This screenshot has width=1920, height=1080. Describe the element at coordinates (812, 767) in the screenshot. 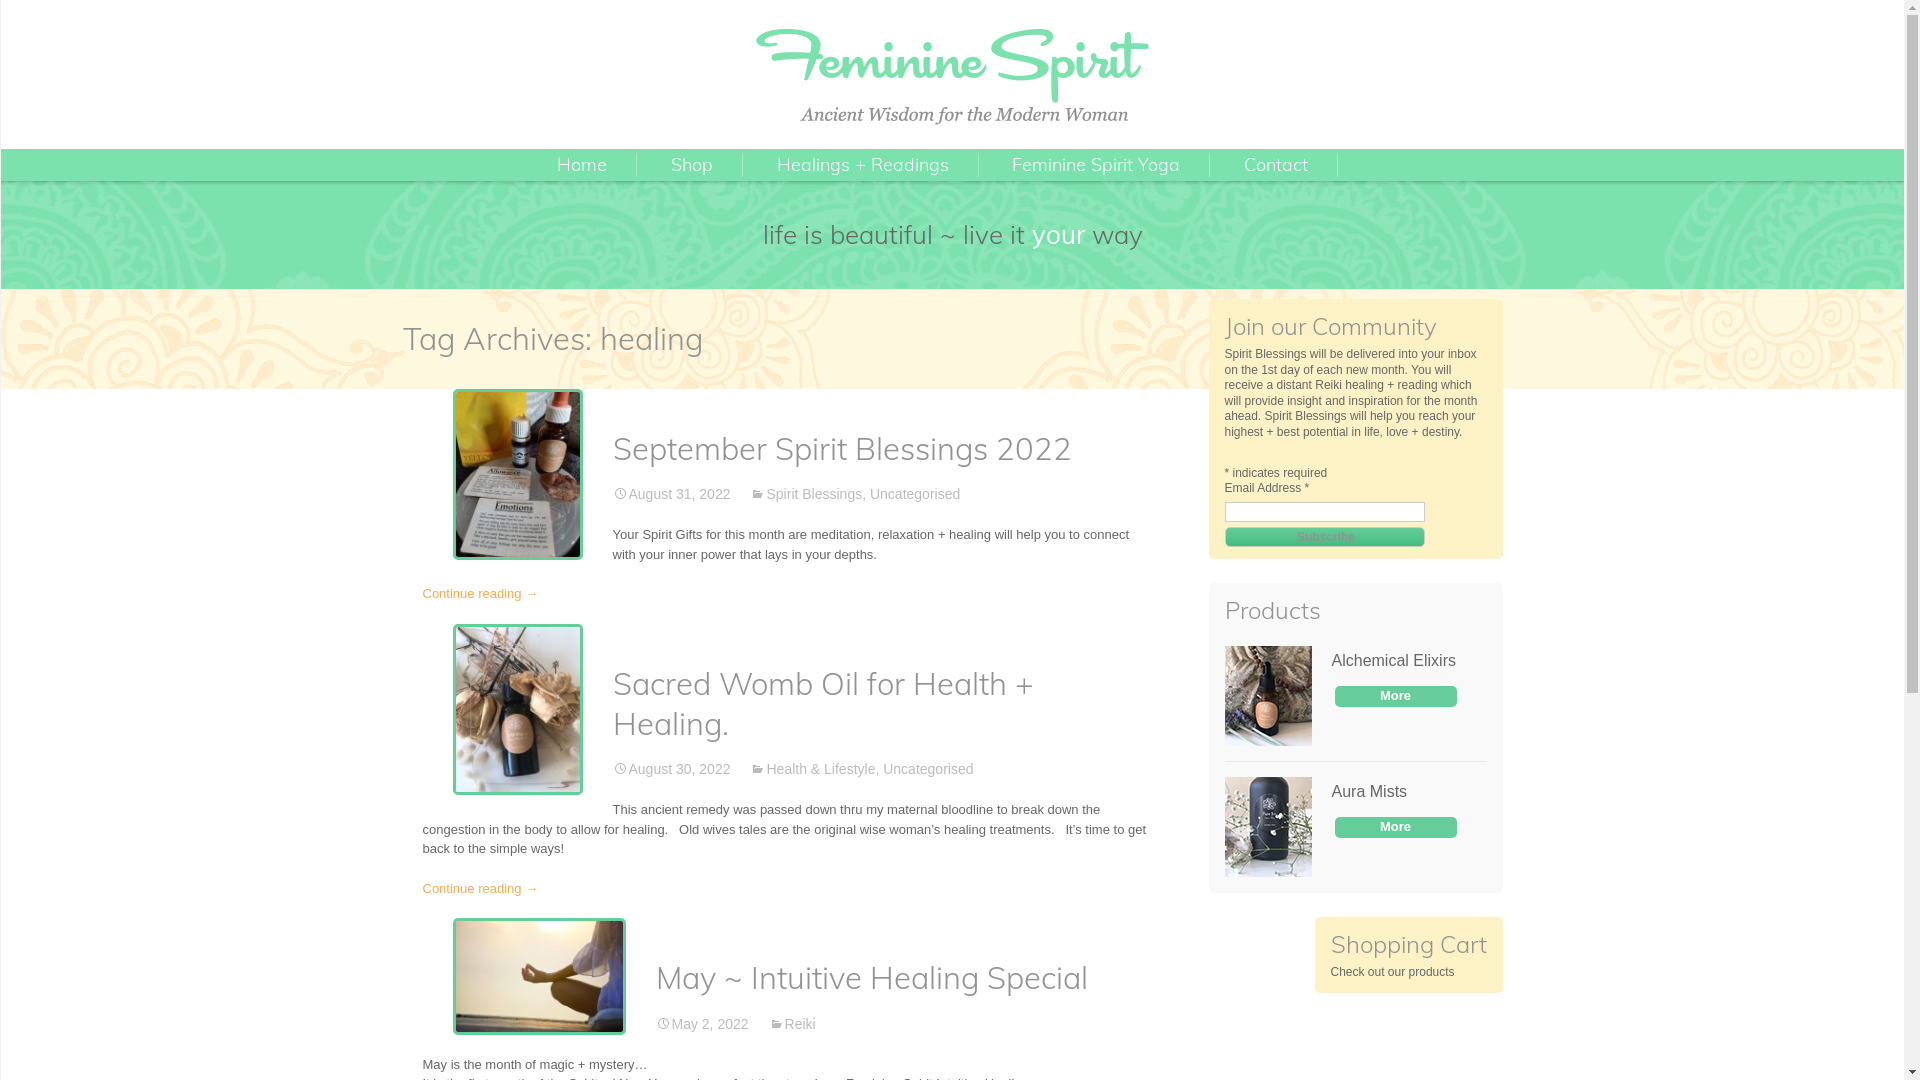

I see `'Health & Lifestyle'` at that location.